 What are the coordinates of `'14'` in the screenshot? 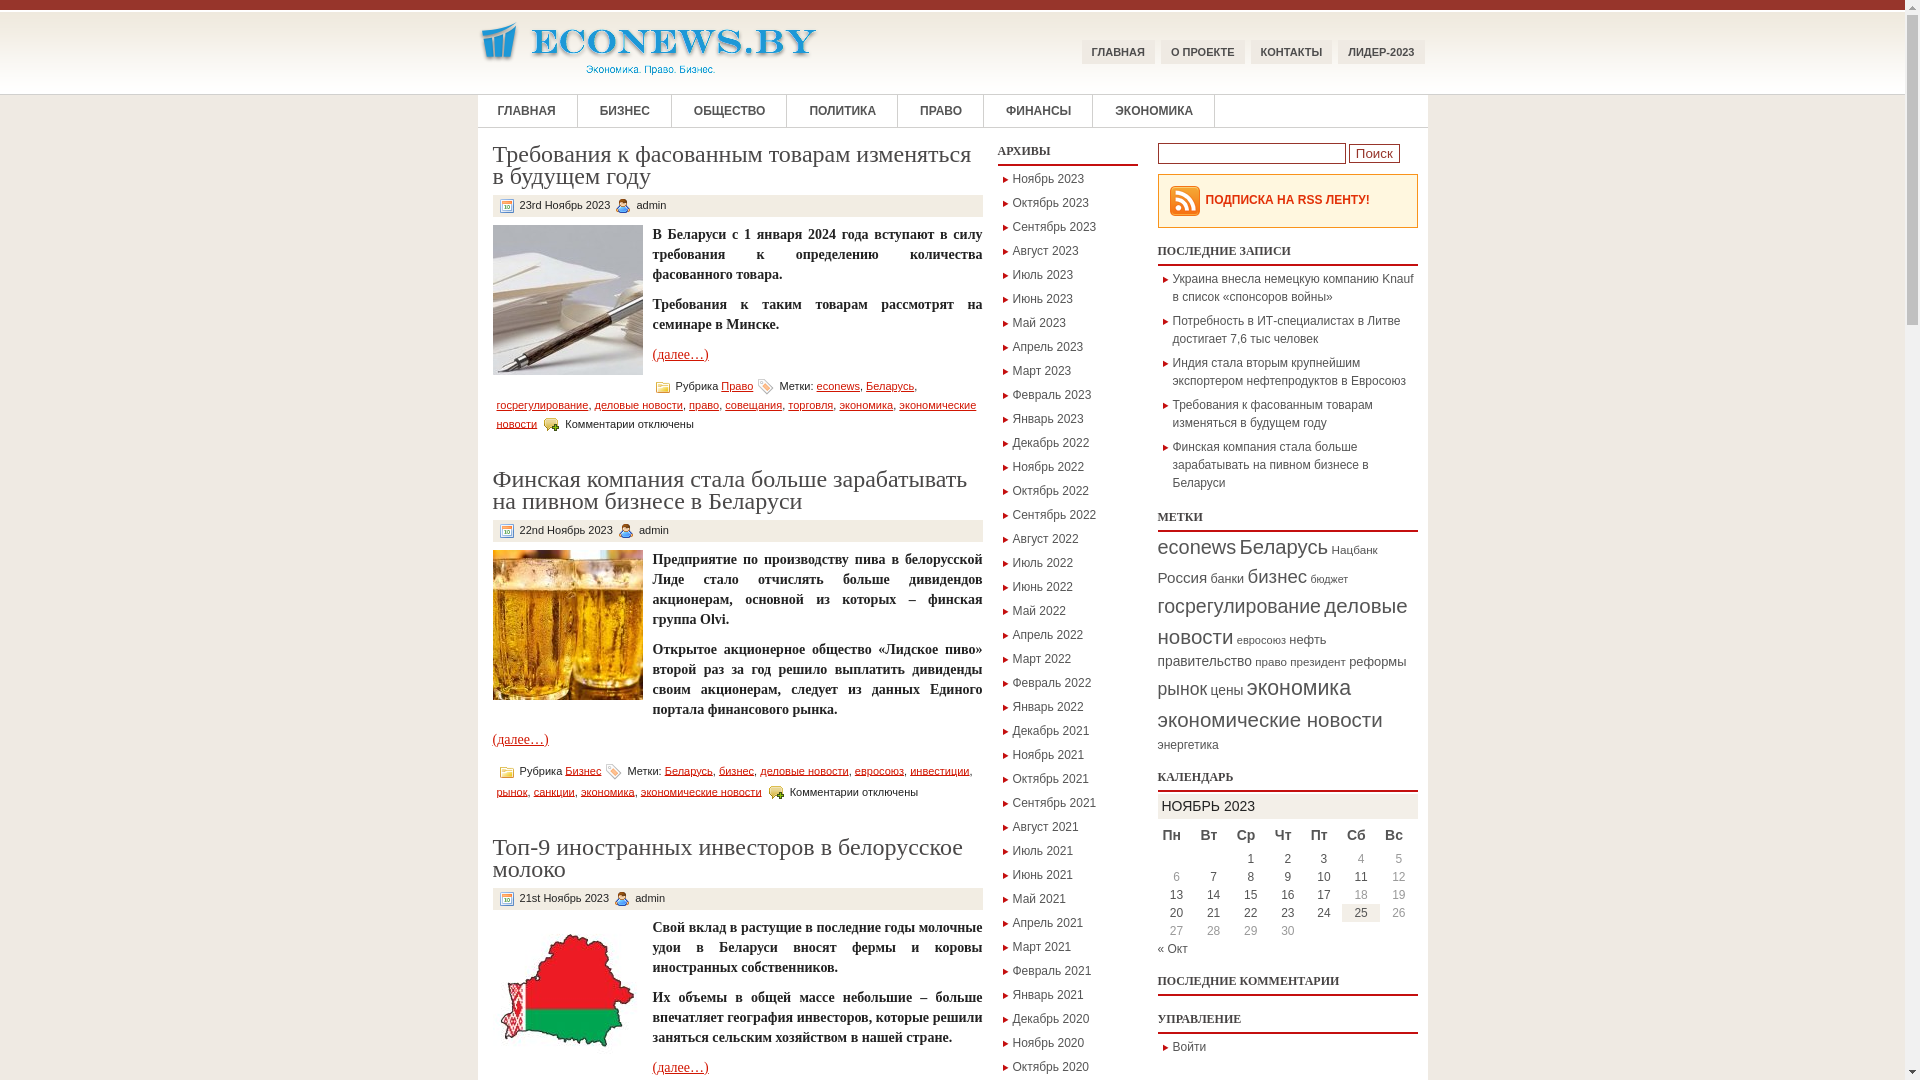 It's located at (1212, 893).